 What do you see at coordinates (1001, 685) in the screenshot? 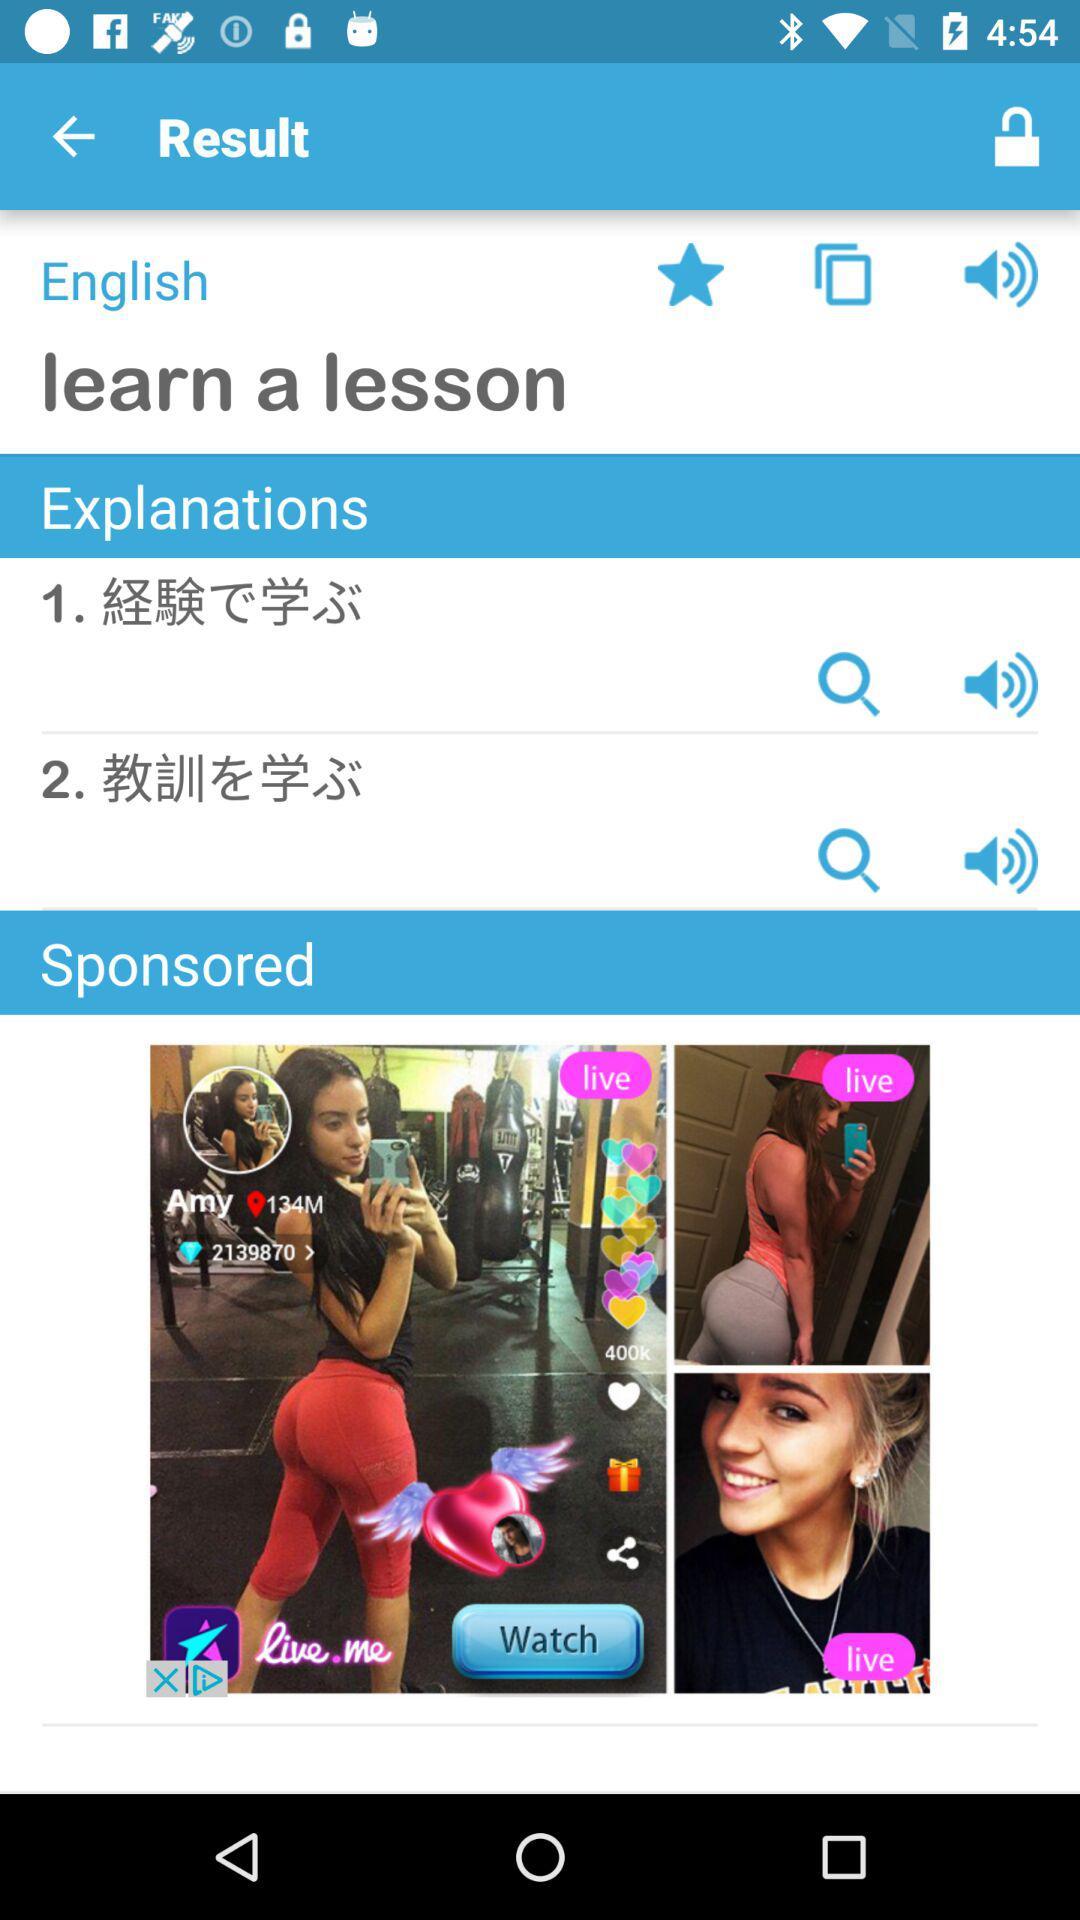
I see `the second sound icon on the right side of the web page` at bounding box center [1001, 685].